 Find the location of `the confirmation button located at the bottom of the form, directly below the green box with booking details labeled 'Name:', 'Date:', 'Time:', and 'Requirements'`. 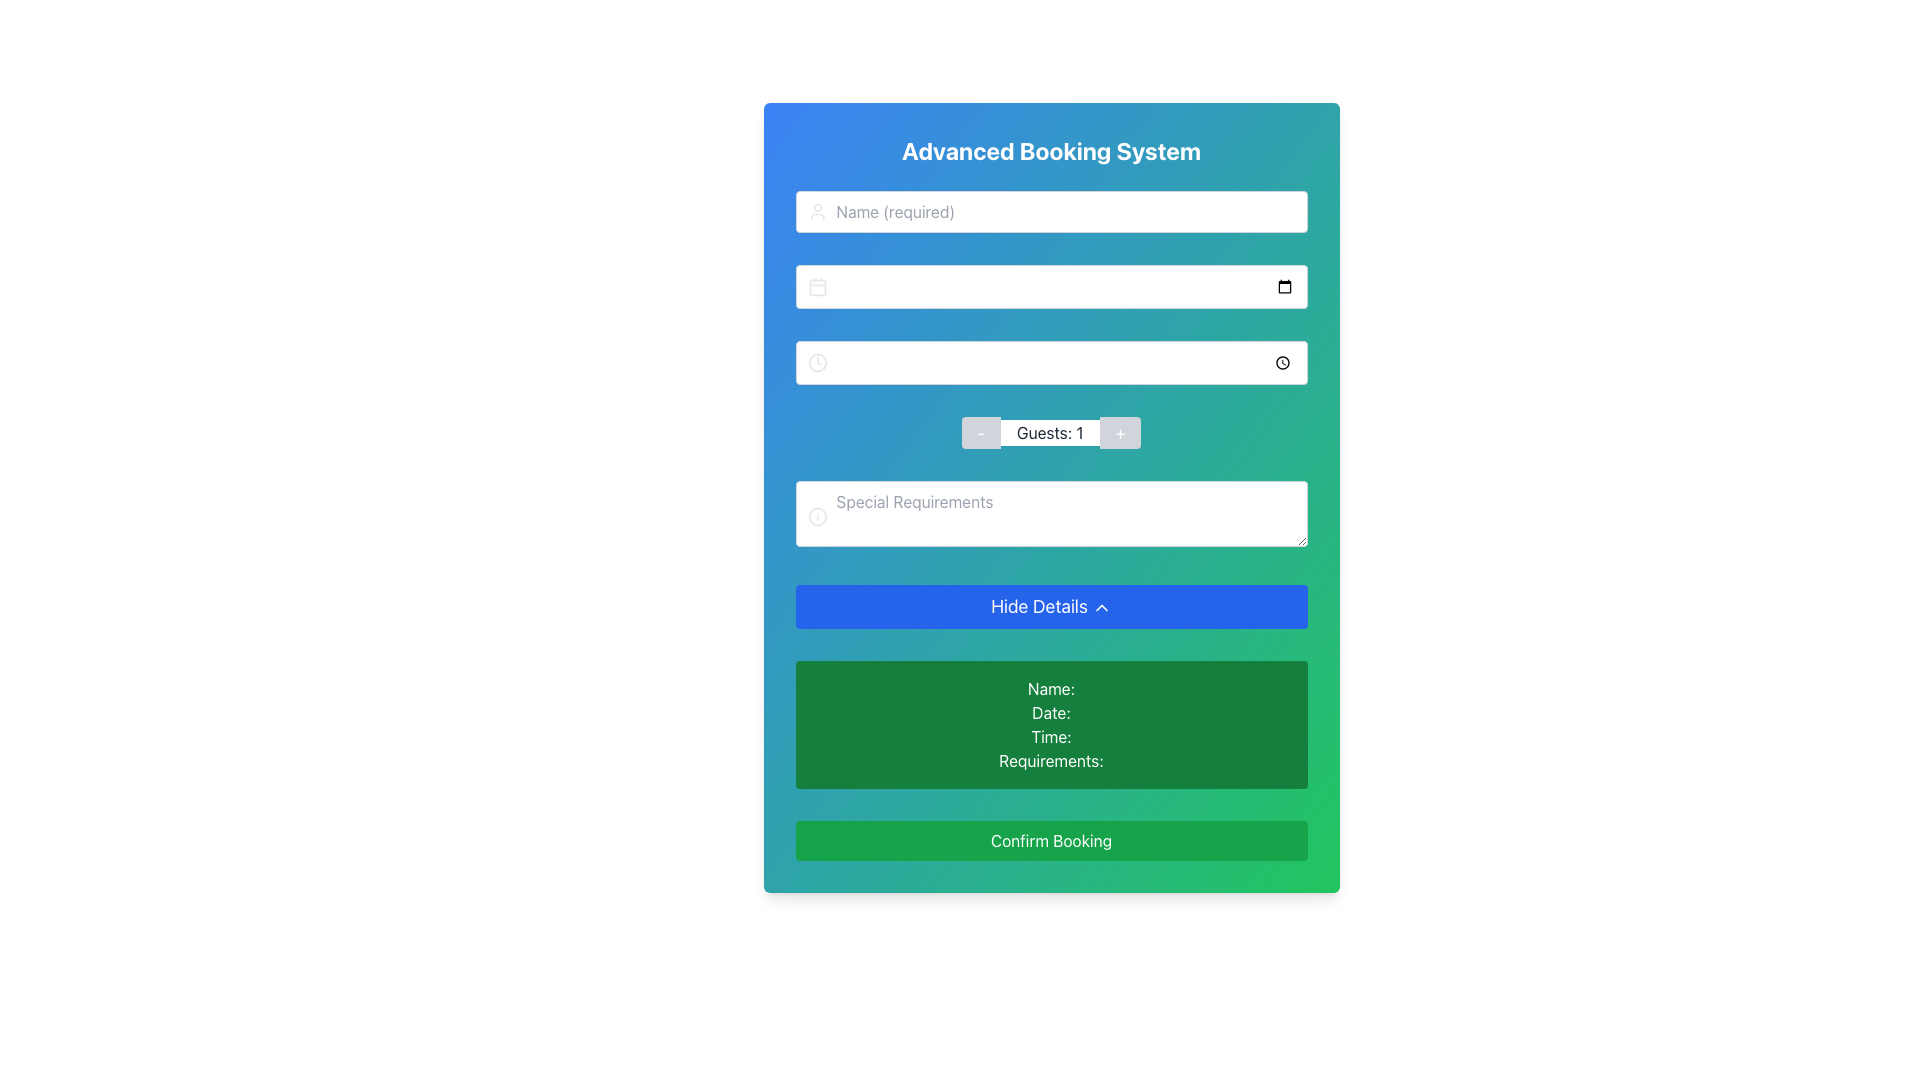

the confirmation button located at the bottom of the form, directly below the green box with booking details labeled 'Name:', 'Date:', 'Time:', and 'Requirements' is located at coordinates (1050, 840).